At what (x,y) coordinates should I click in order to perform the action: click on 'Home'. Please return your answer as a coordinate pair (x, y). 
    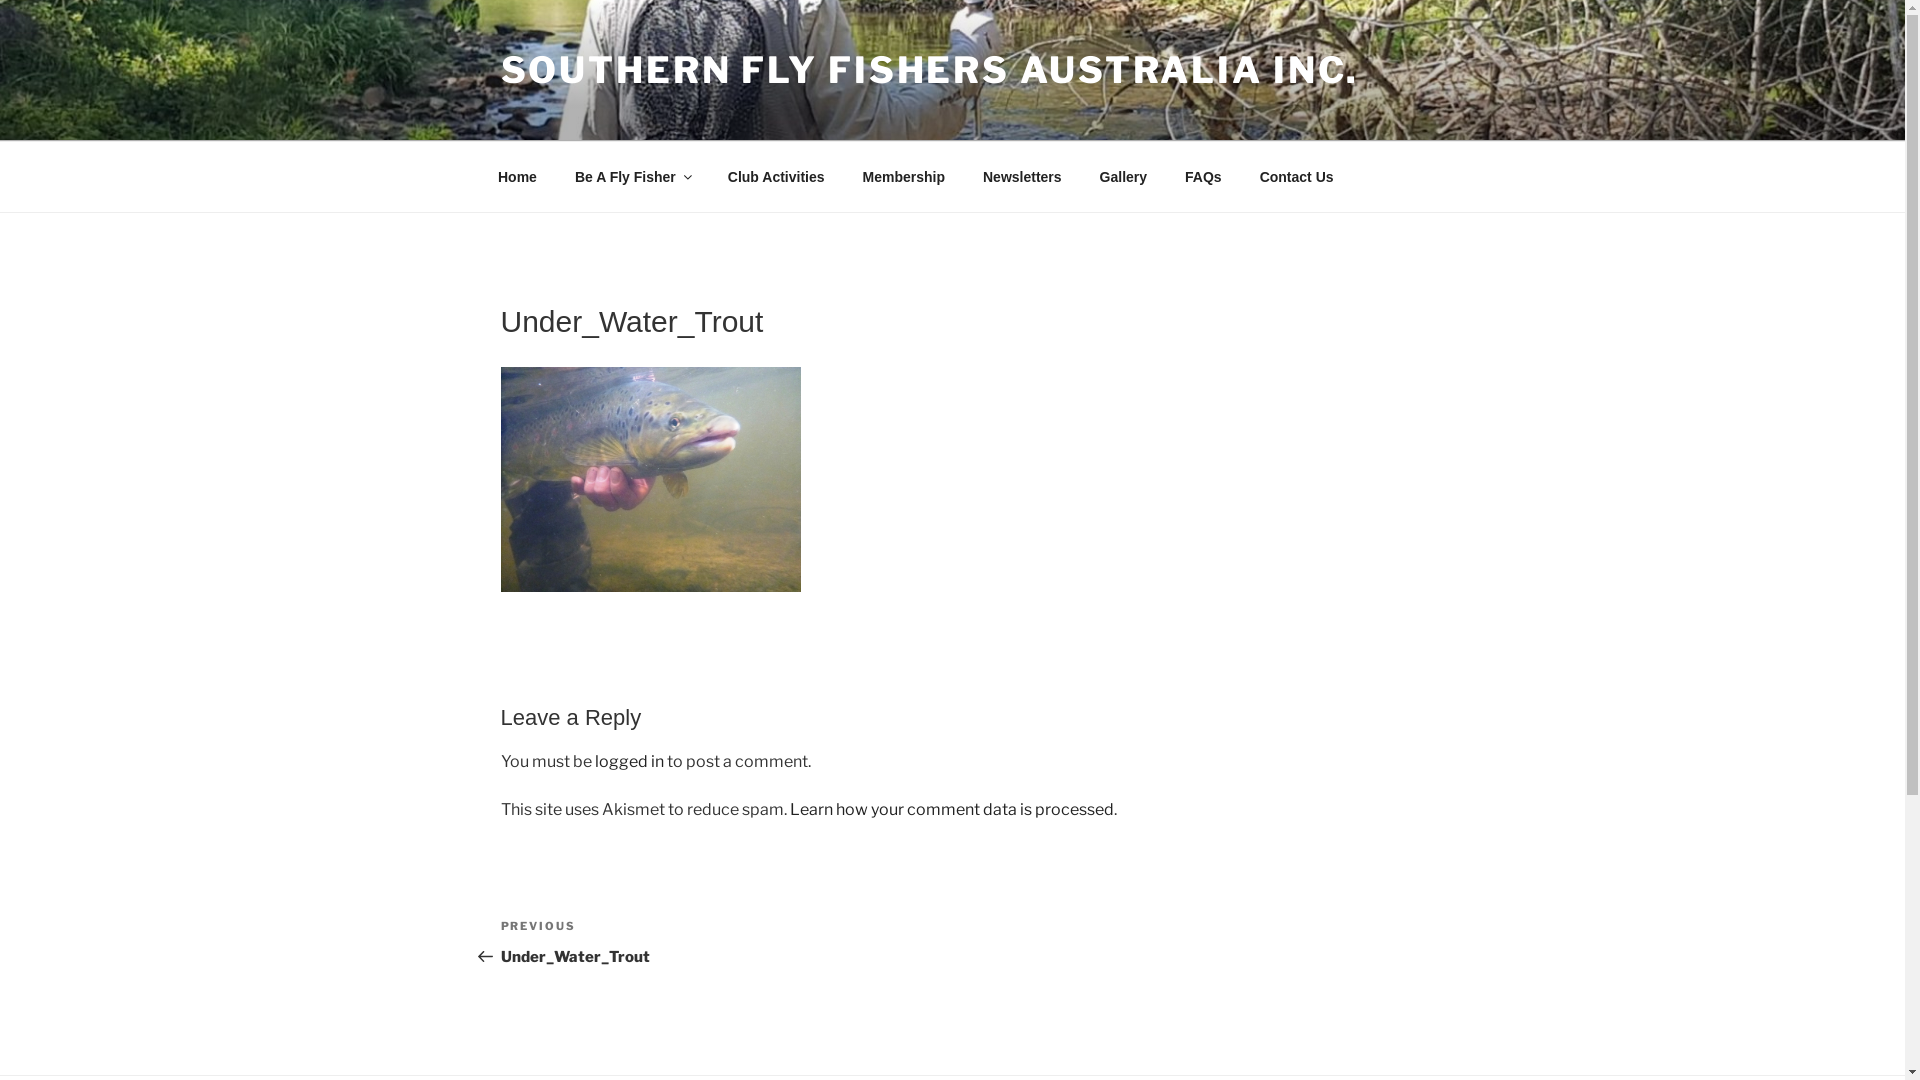
    Looking at the image, I should click on (517, 175).